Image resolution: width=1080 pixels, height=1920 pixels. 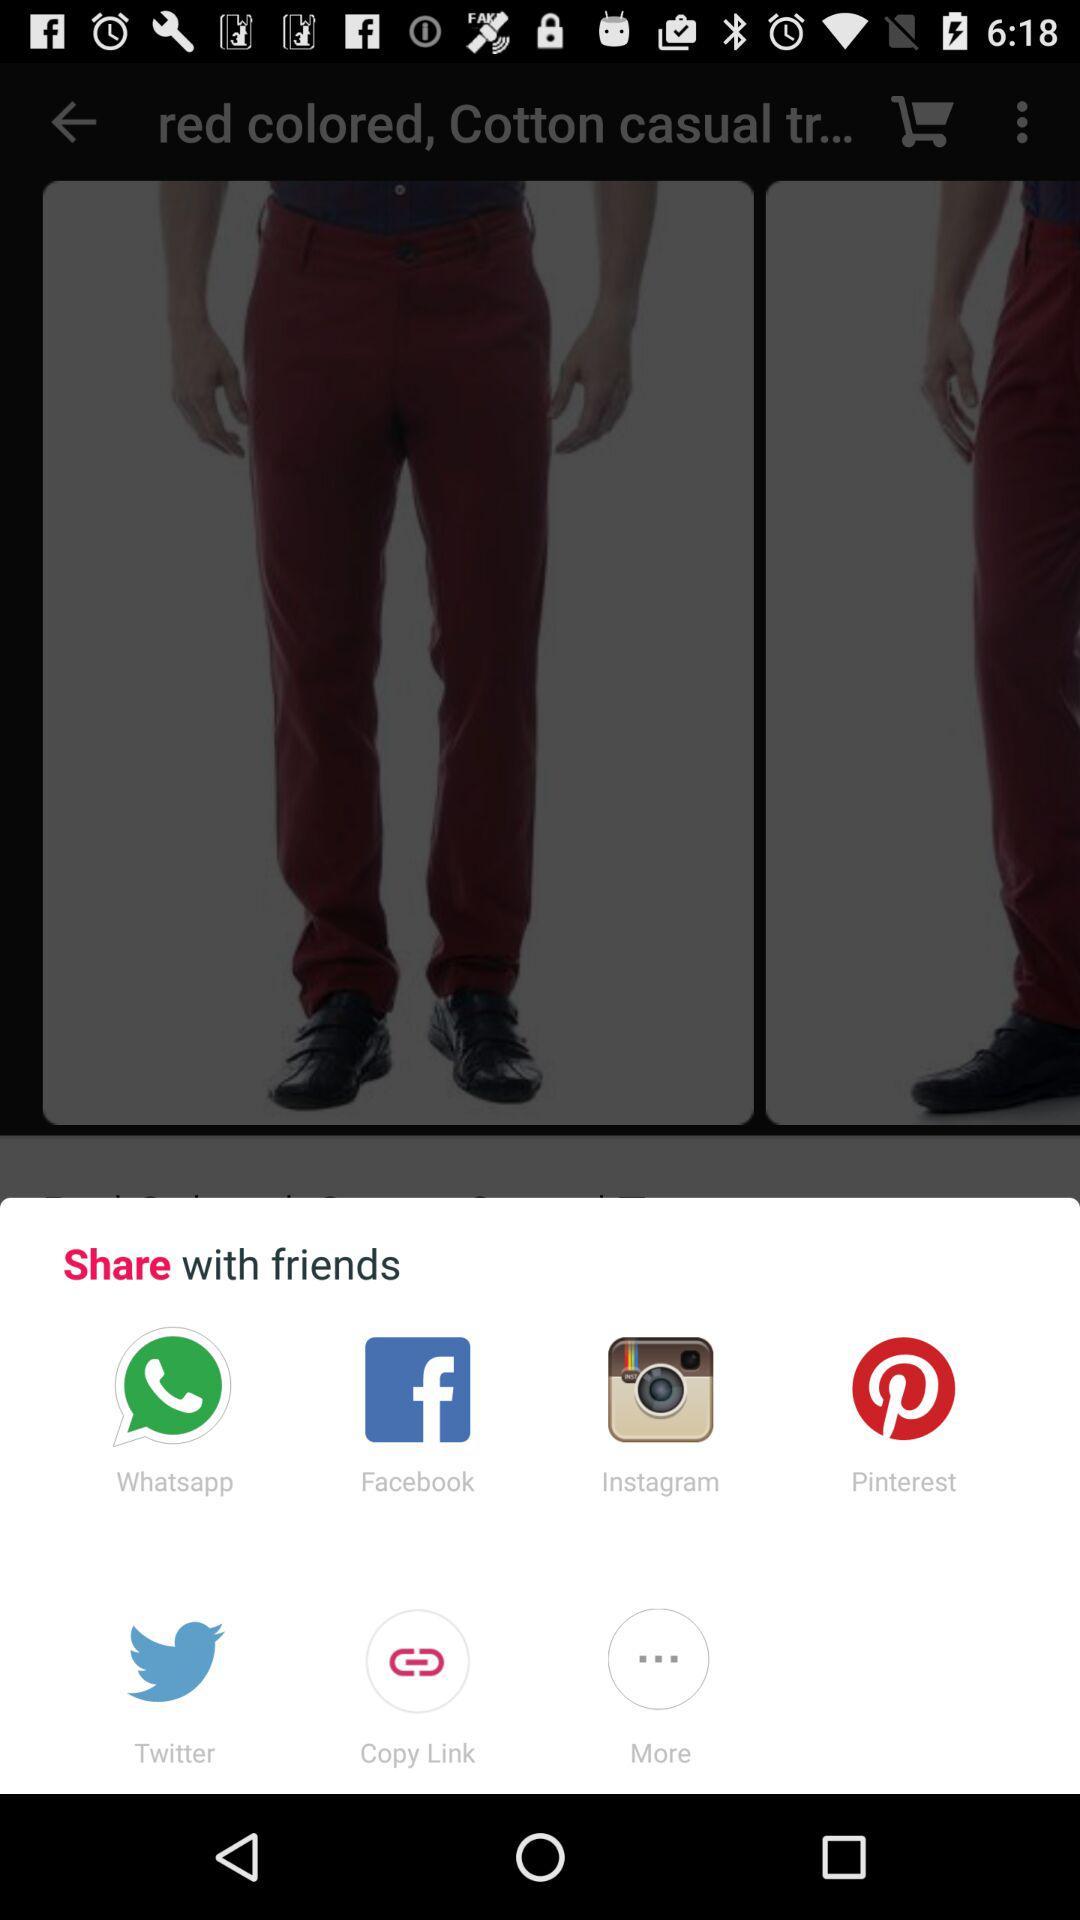 What do you see at coordinates (540, 629) in the screenshot?
I see `the icon at the top` at bounding box center [540, 629].